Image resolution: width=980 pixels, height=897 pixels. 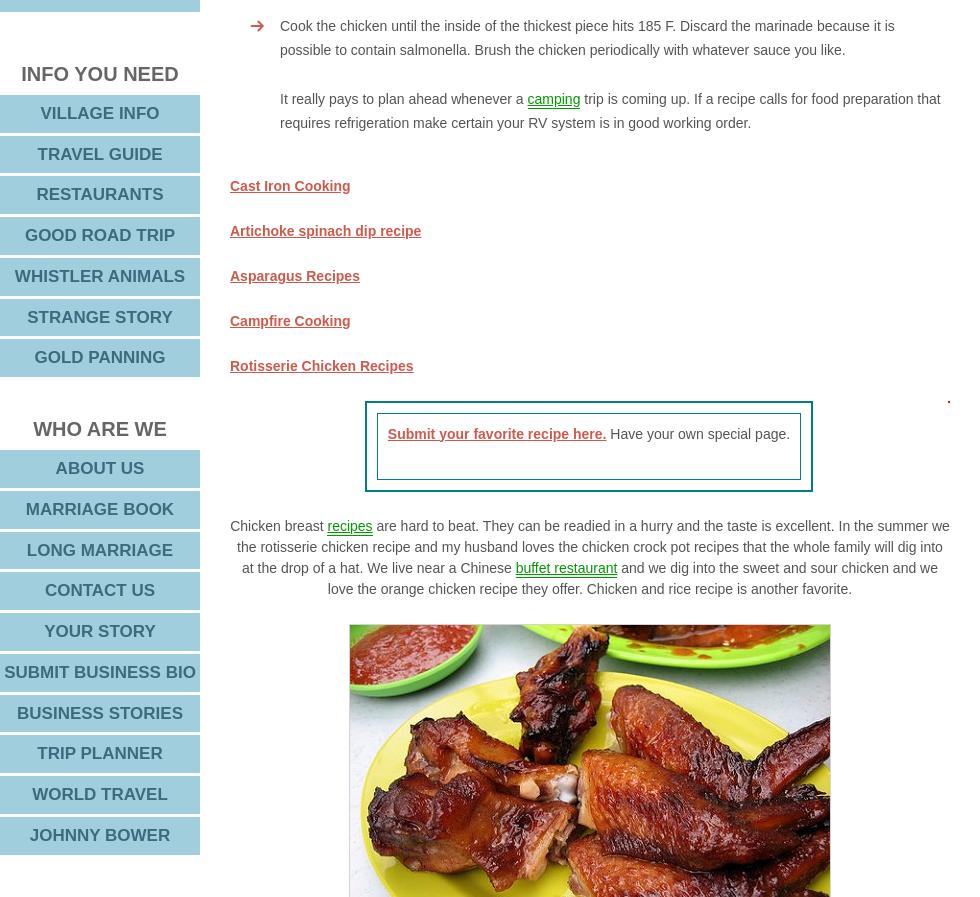 I want to click on 'Cast Iron Cooking', so click(x=289, y=183).